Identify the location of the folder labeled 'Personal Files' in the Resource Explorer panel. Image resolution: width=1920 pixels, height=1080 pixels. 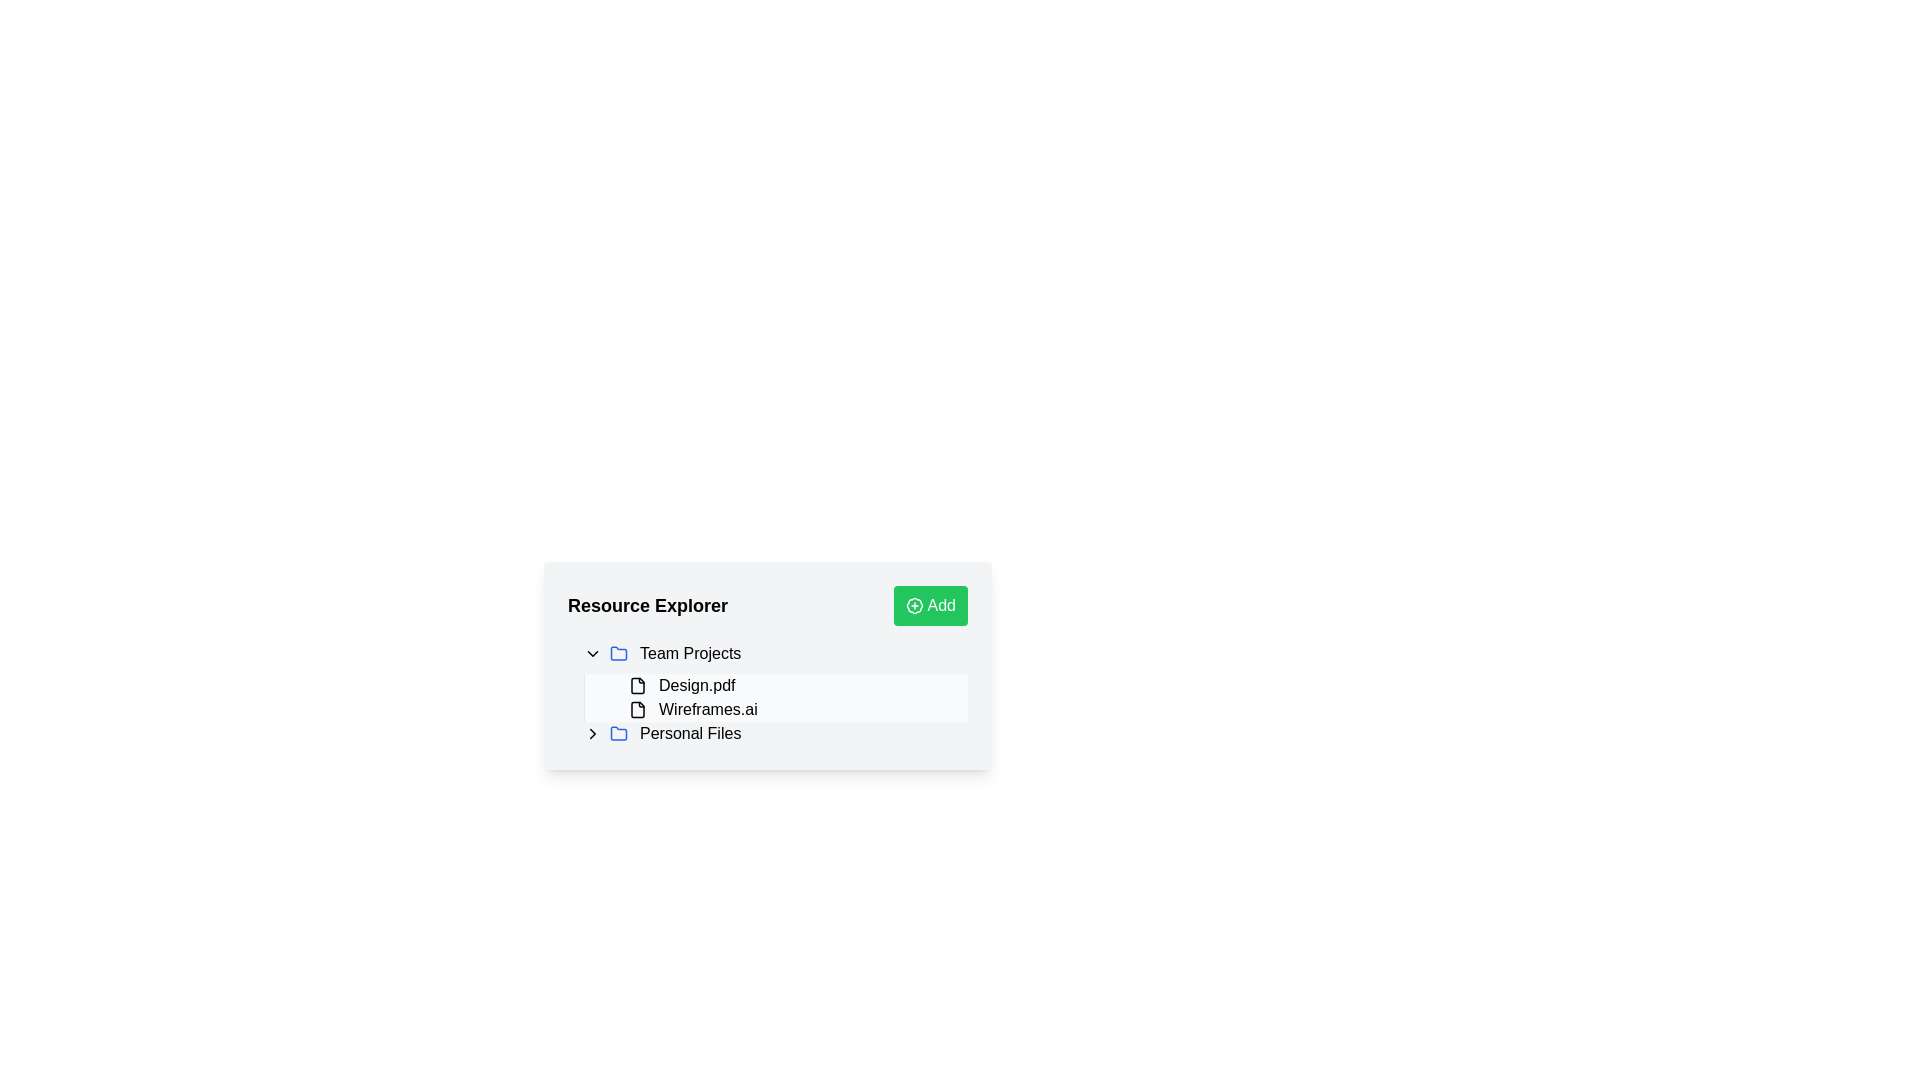
(767, 733).